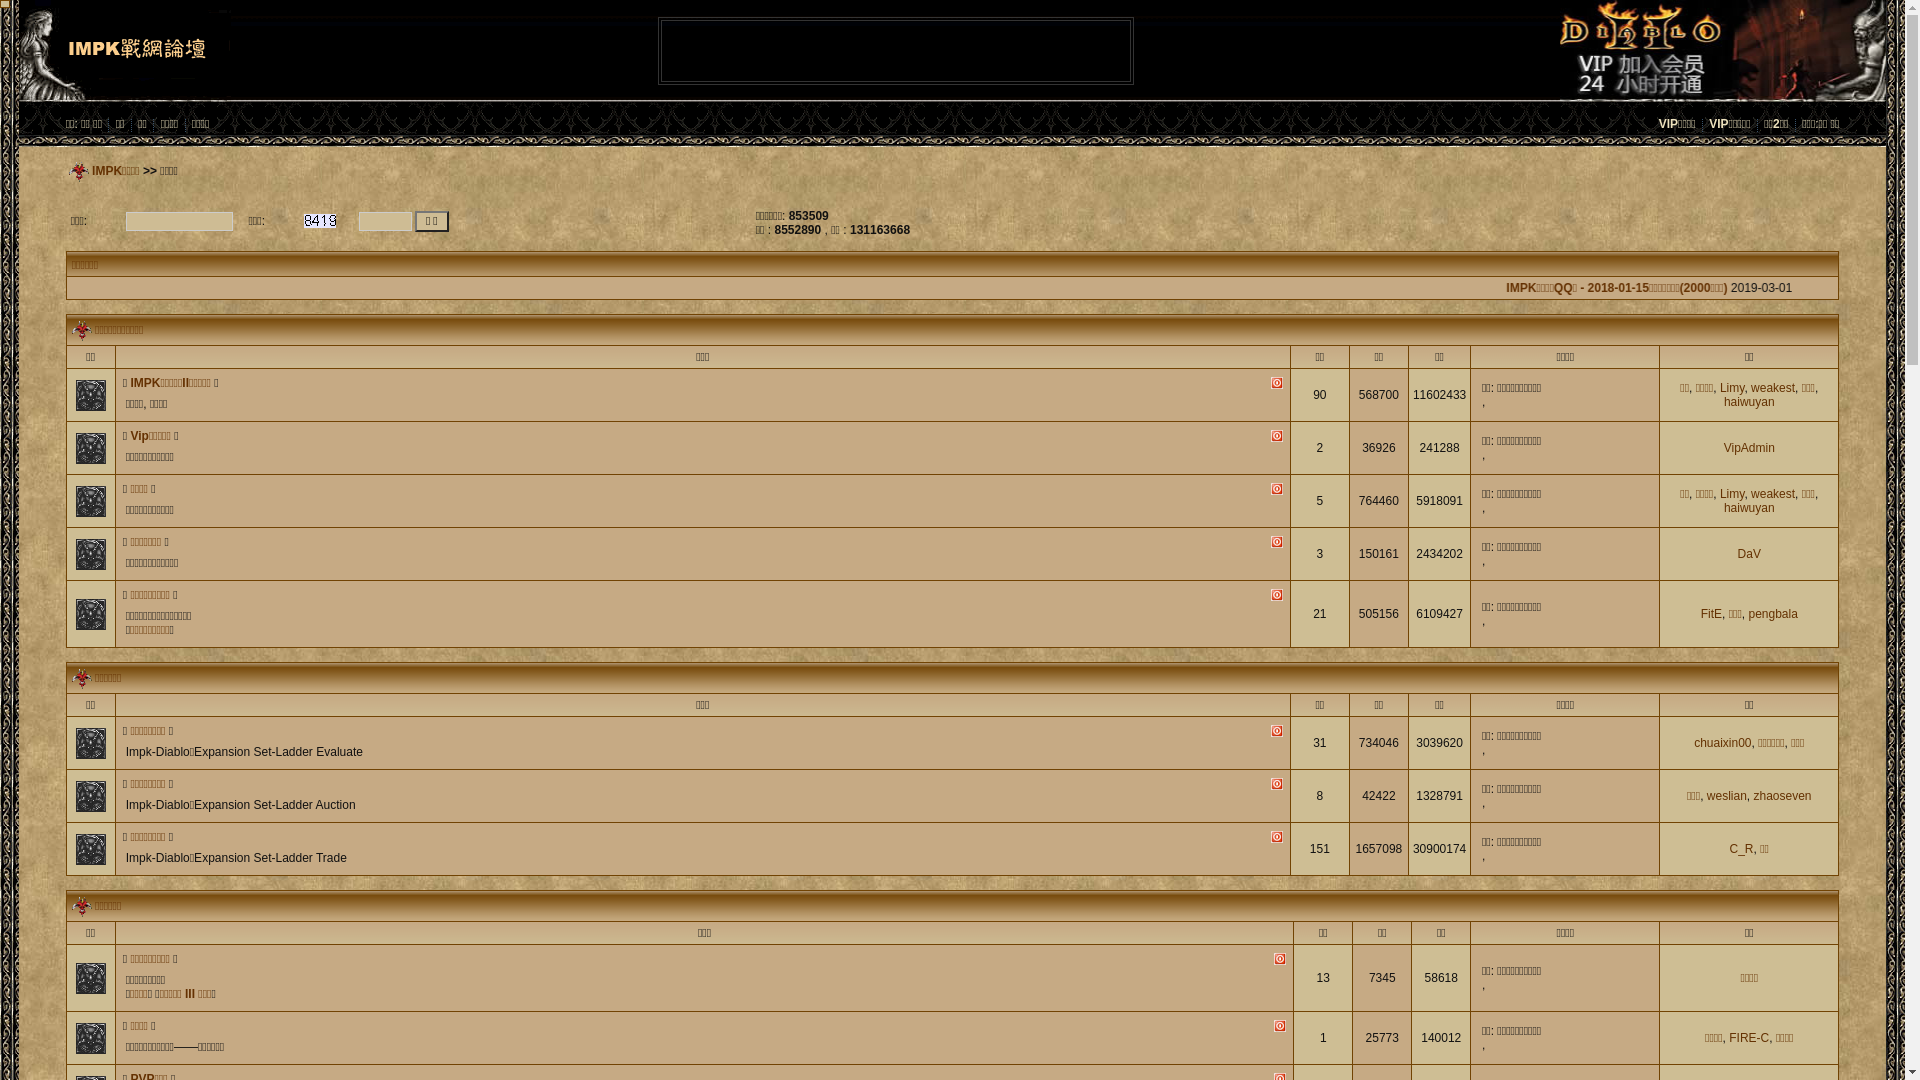  I want to click on 'chuaixin00', so click(1721, 743).